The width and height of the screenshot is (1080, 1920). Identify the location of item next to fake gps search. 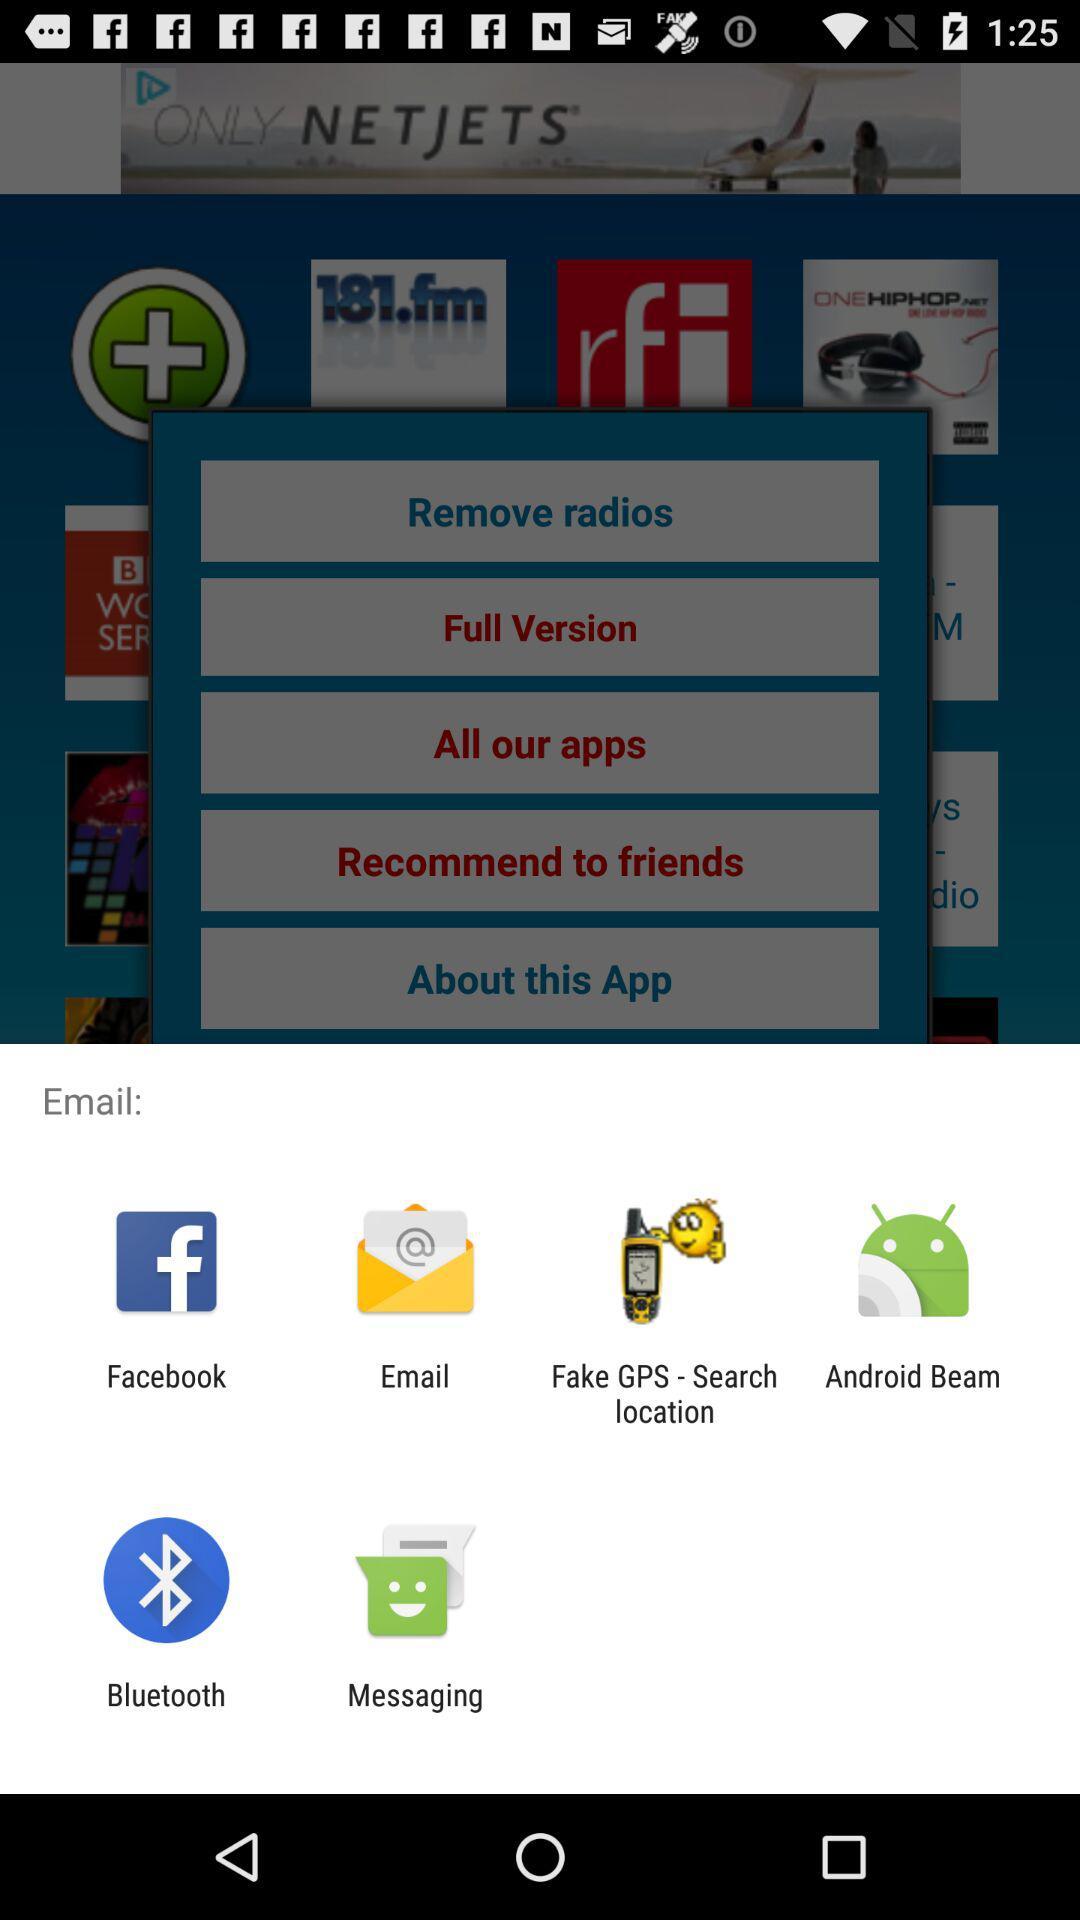
(913, 1392).